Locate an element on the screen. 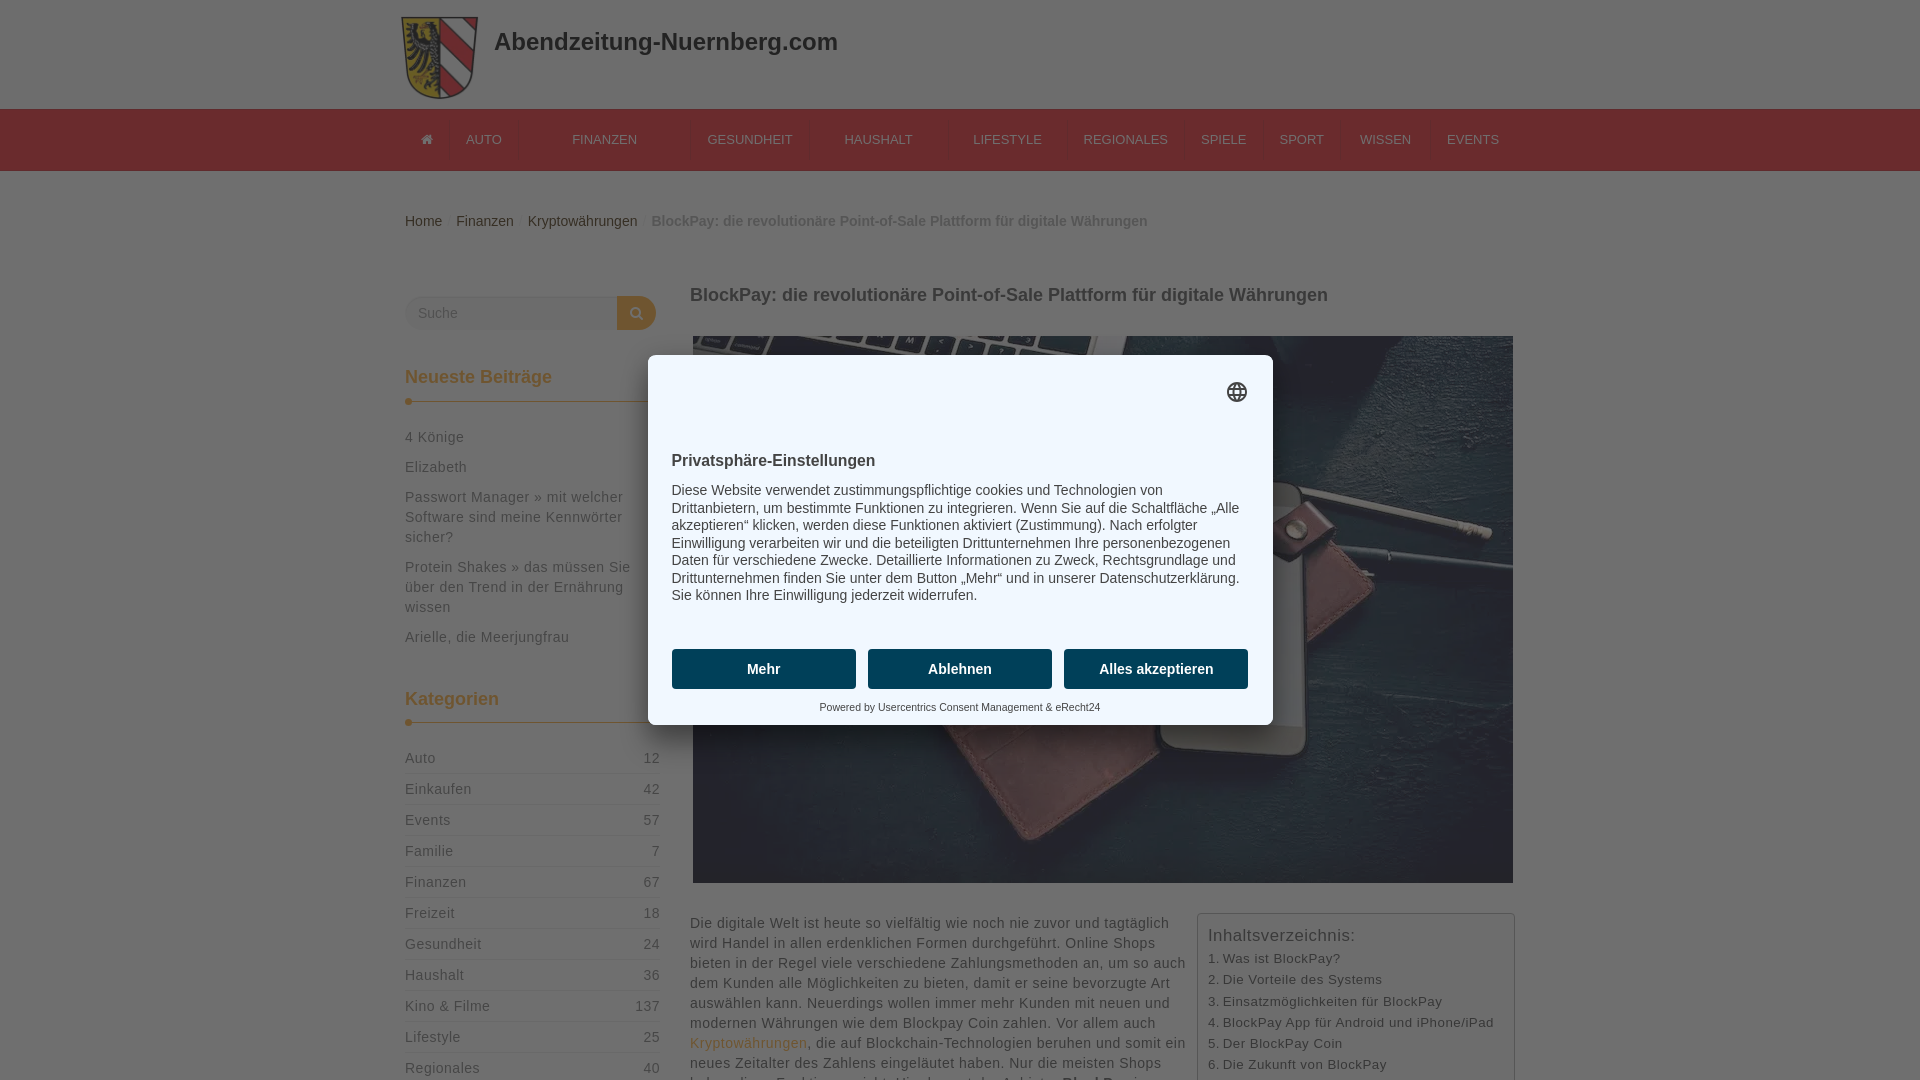 This screenshot has width=1920, height=1080. 'HAUSHALT' is located at coordinates (870, 138).